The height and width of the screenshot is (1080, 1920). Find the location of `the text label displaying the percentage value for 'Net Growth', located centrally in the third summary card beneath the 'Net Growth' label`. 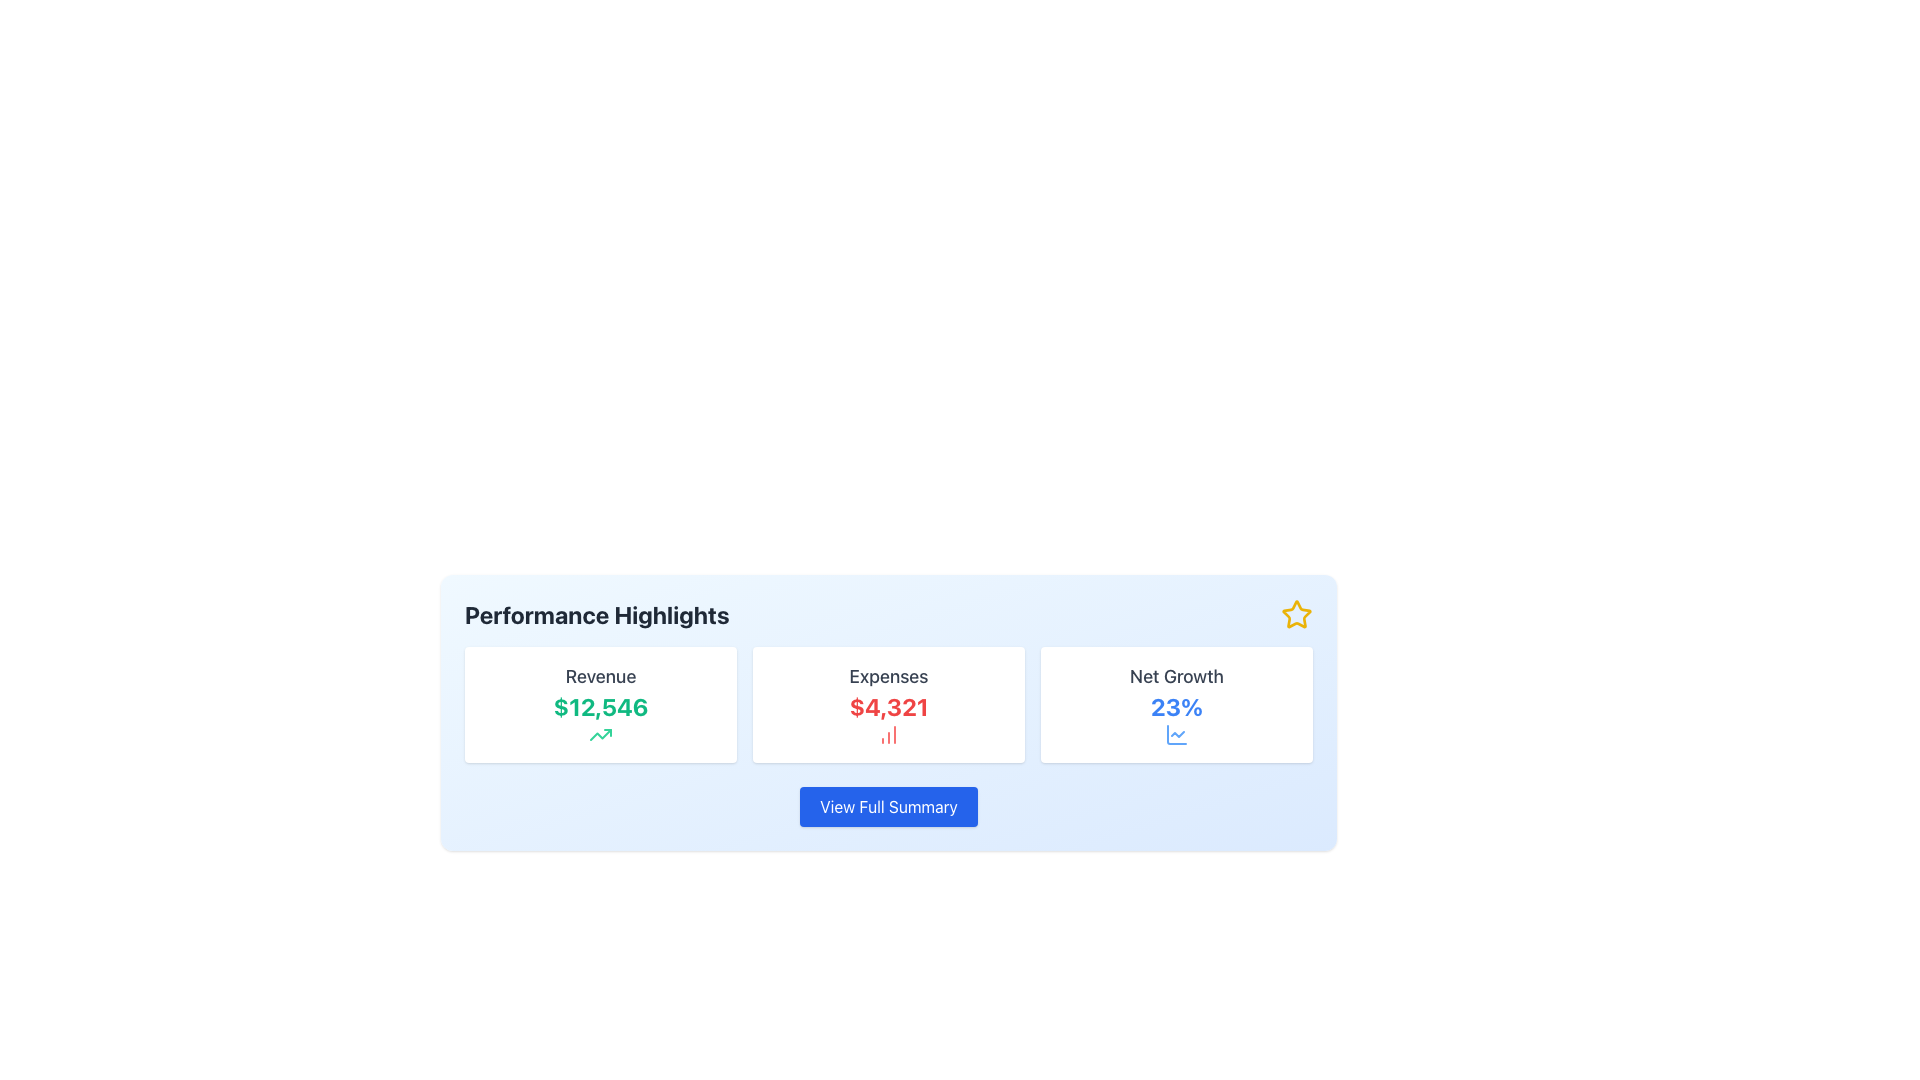

the text label displaying the percentage value for 'Net Growth', located centrally in the third summary card beneath the 'Net Growth' label is located at coordinates (1176, 705).